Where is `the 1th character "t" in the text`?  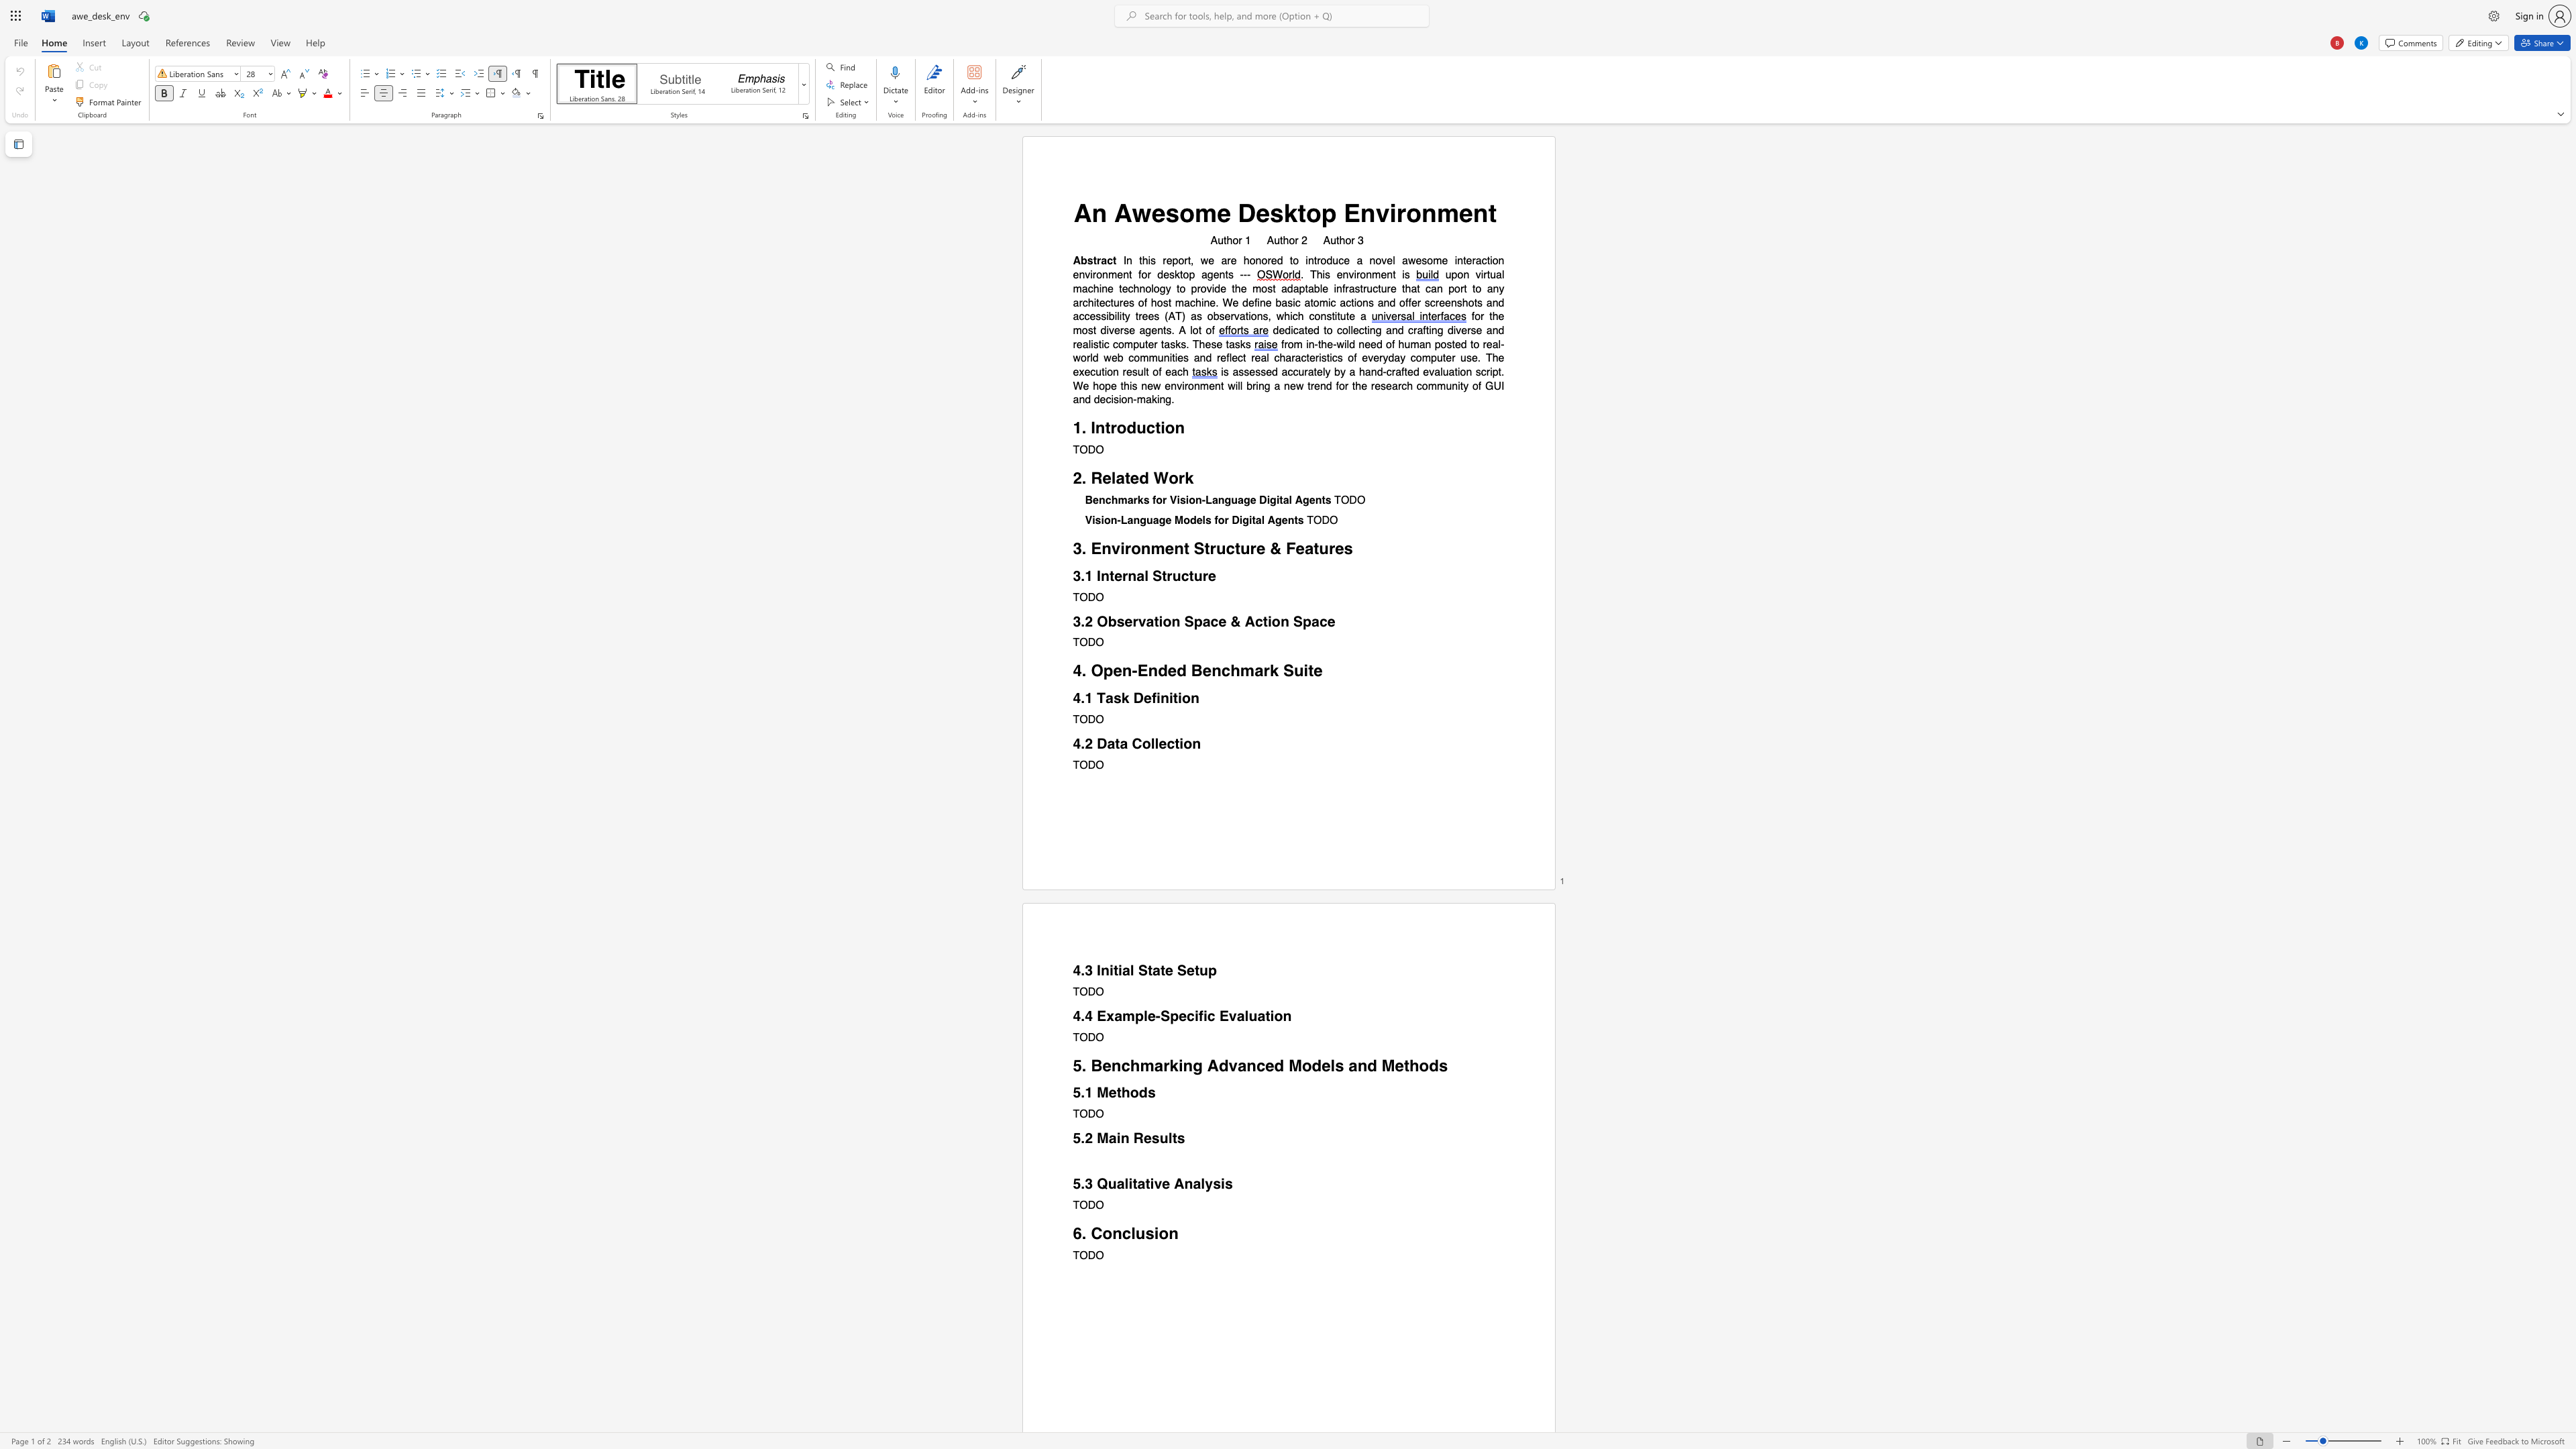
the 1th character "t" in the text is located at coordinates (1301, 213).